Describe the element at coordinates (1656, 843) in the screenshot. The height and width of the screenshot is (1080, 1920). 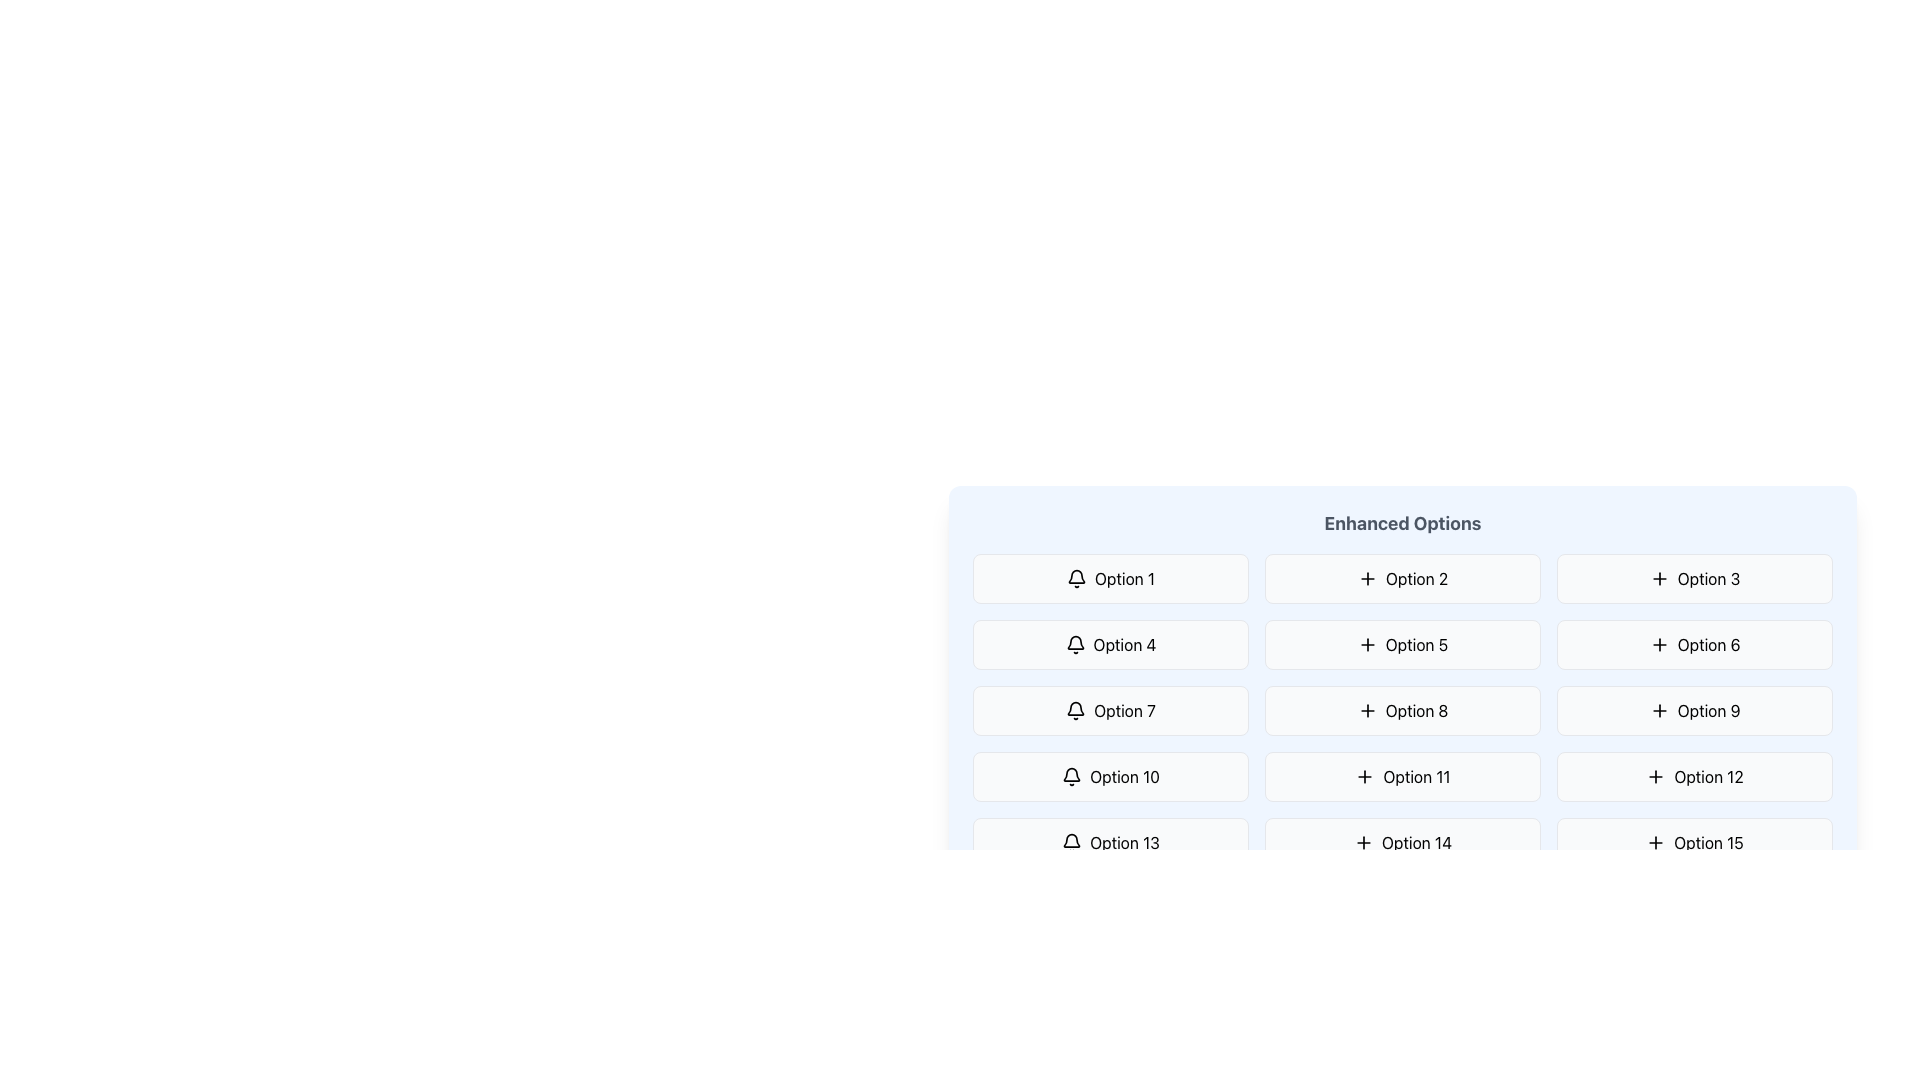
I see `the small plus icon located within the fifteenth option button labeled 'Option 15'` at that location.